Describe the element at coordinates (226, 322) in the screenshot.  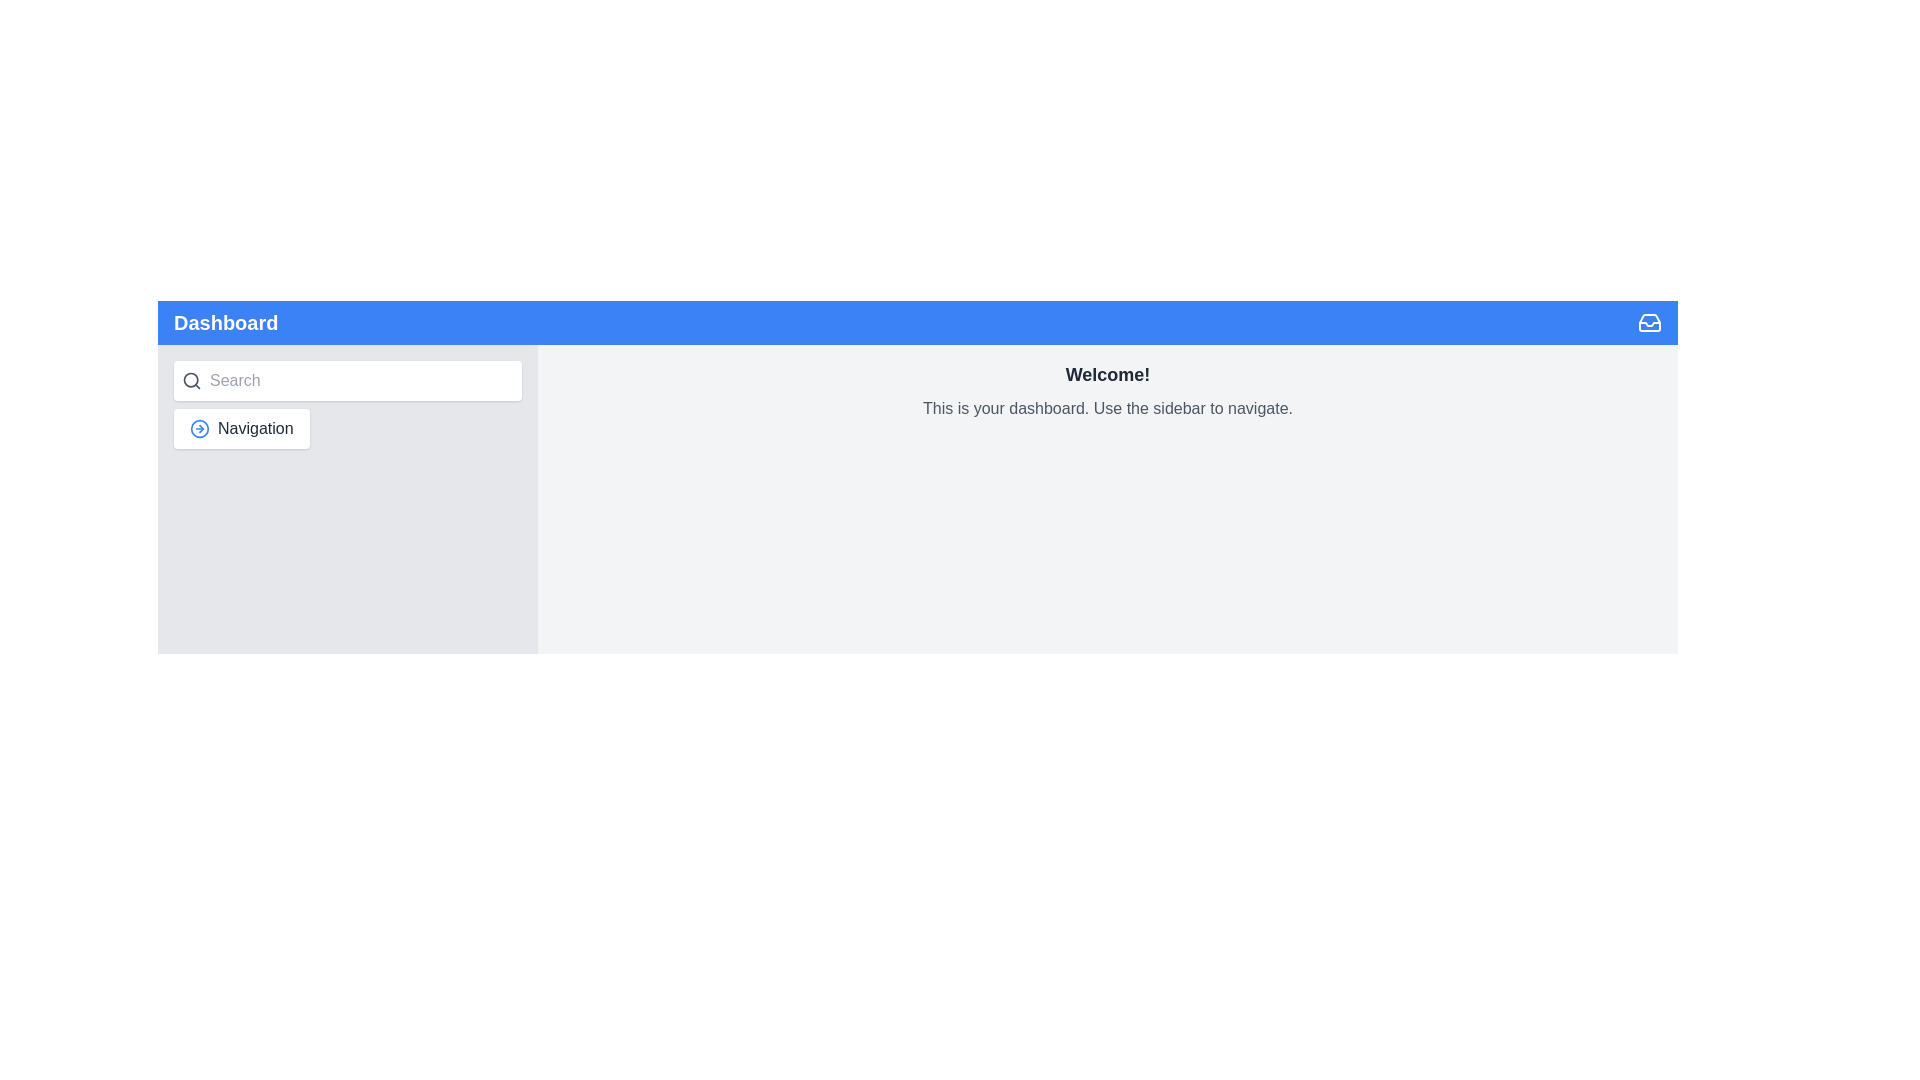
I see `the Text Label located in the top-left side of the blue navigation bar, which serves as a header or title for the current page or section` at that location.